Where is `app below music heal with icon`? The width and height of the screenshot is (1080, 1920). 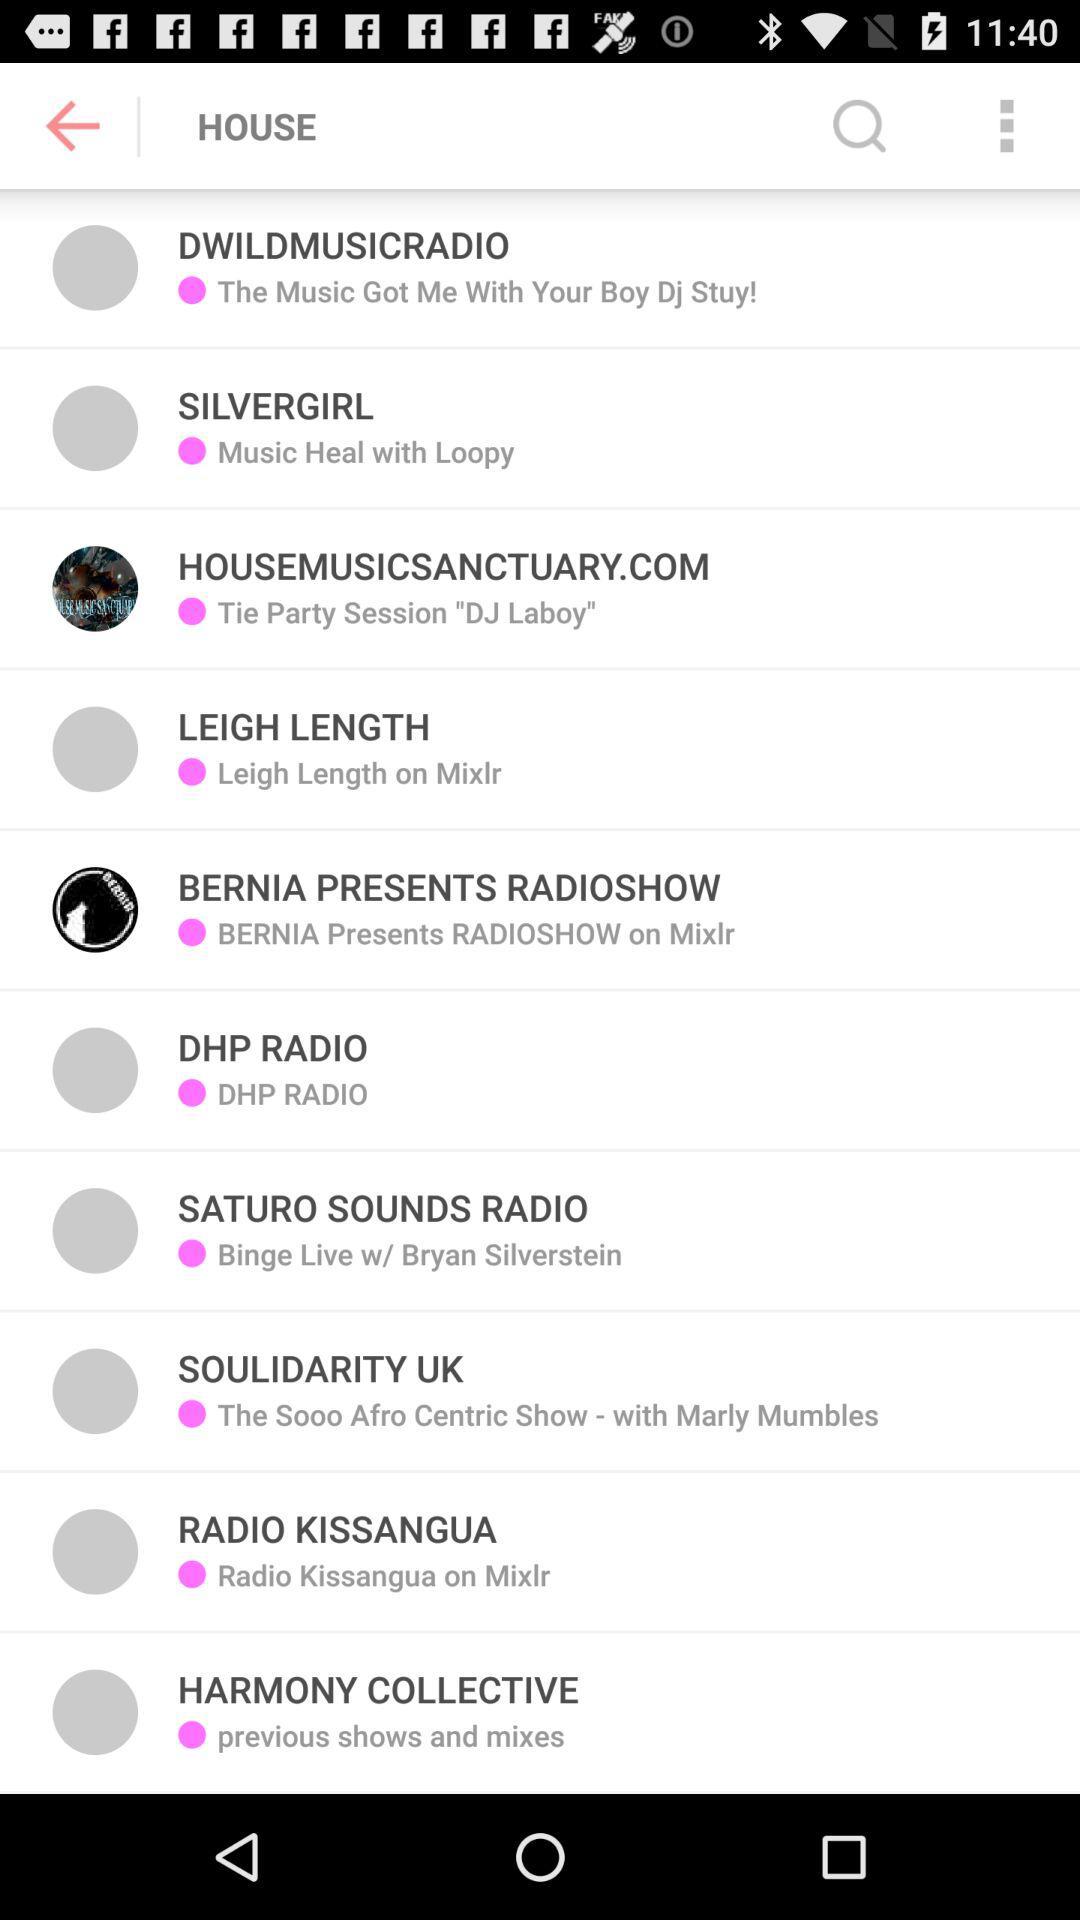 app below music heal with icon is located at coordinates (405, 626).